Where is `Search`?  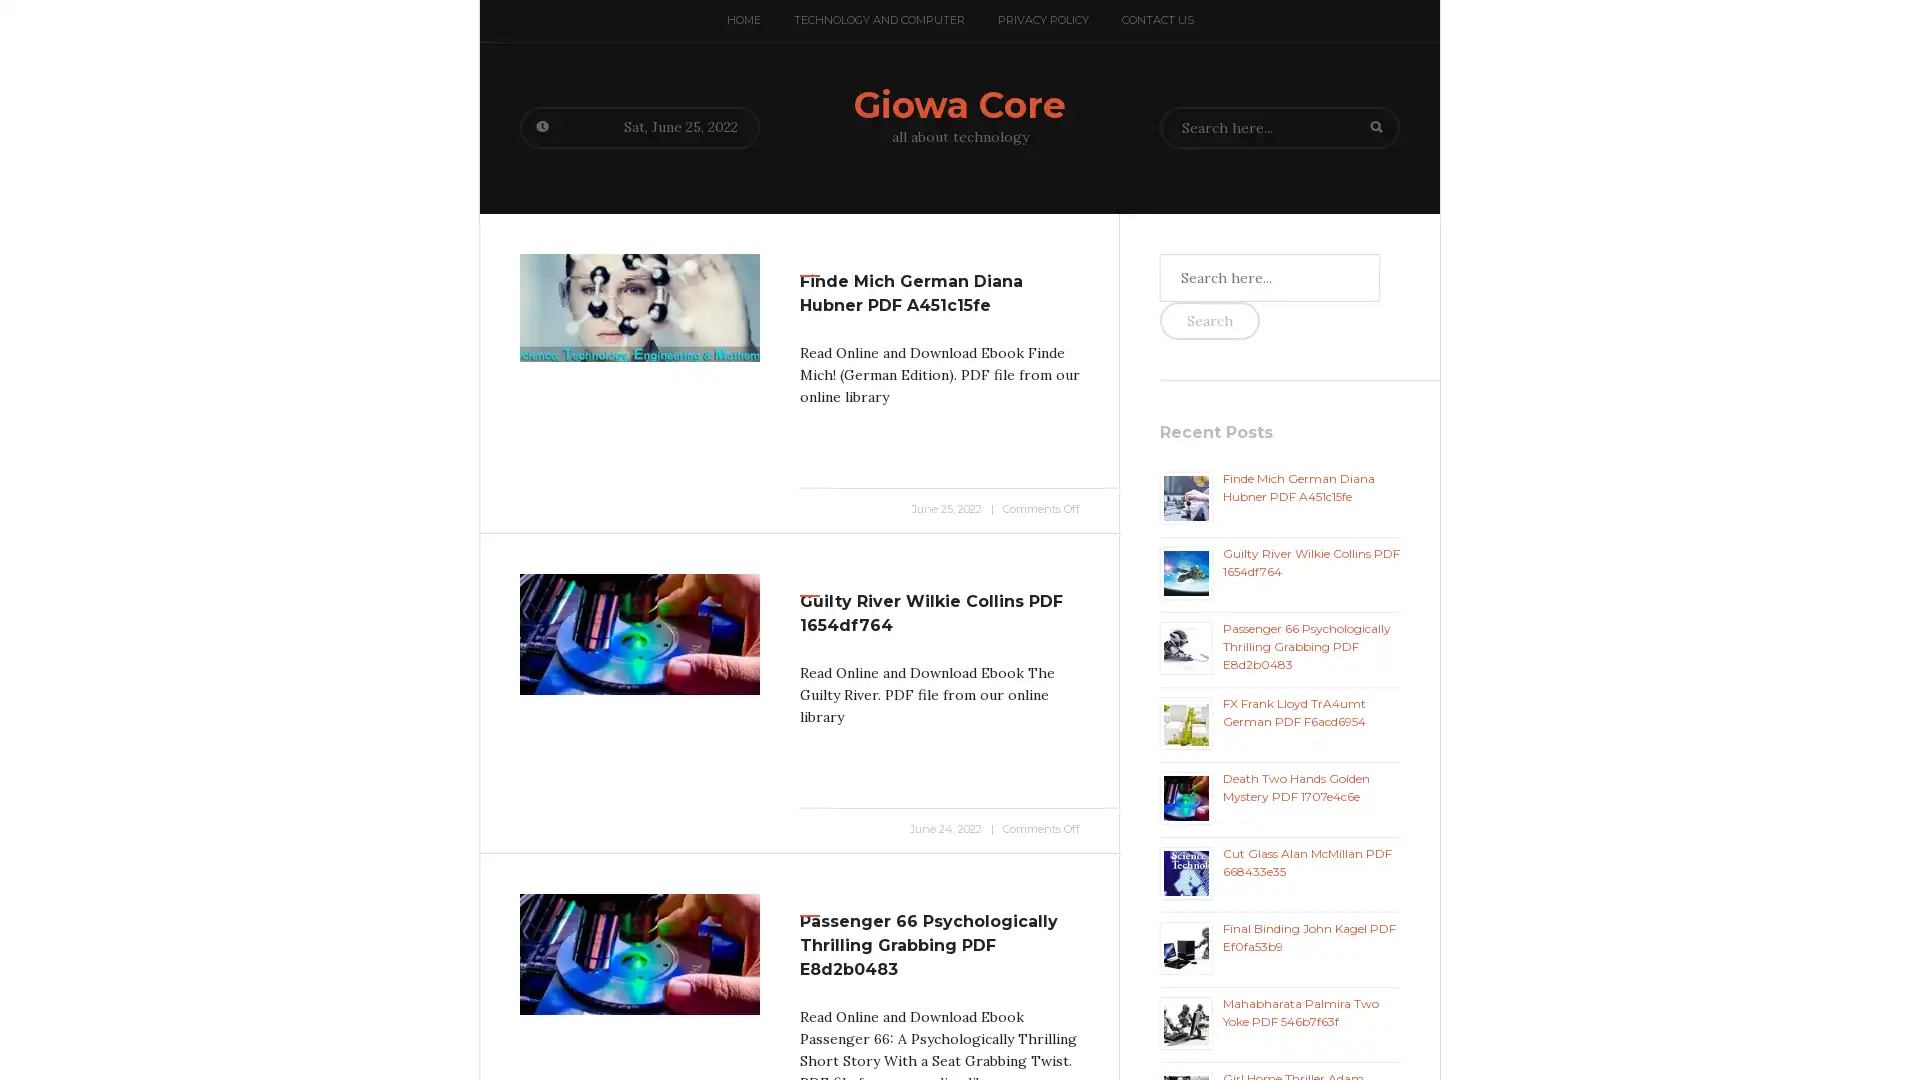 Search is located at coordinates (1208, 319).